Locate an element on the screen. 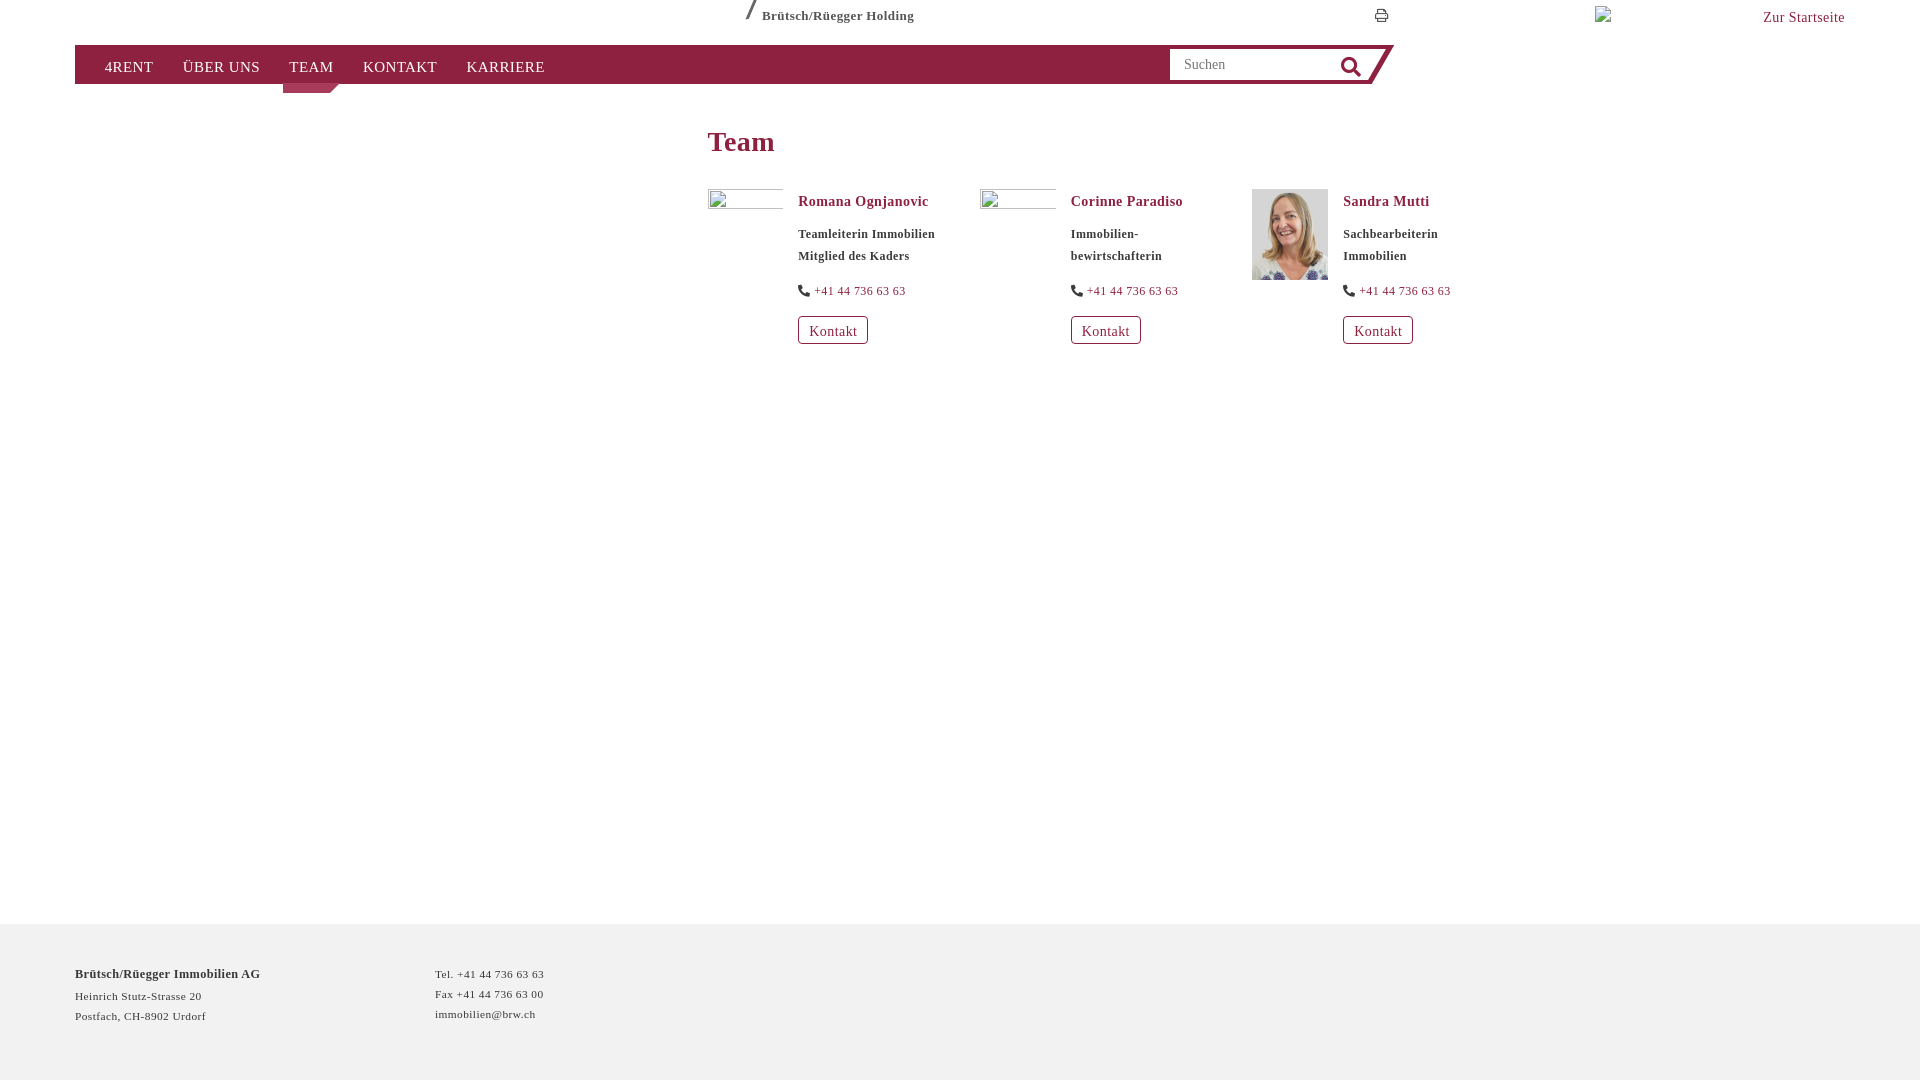  '+41 44 736 63 63' is located at coordinates (859, 291).